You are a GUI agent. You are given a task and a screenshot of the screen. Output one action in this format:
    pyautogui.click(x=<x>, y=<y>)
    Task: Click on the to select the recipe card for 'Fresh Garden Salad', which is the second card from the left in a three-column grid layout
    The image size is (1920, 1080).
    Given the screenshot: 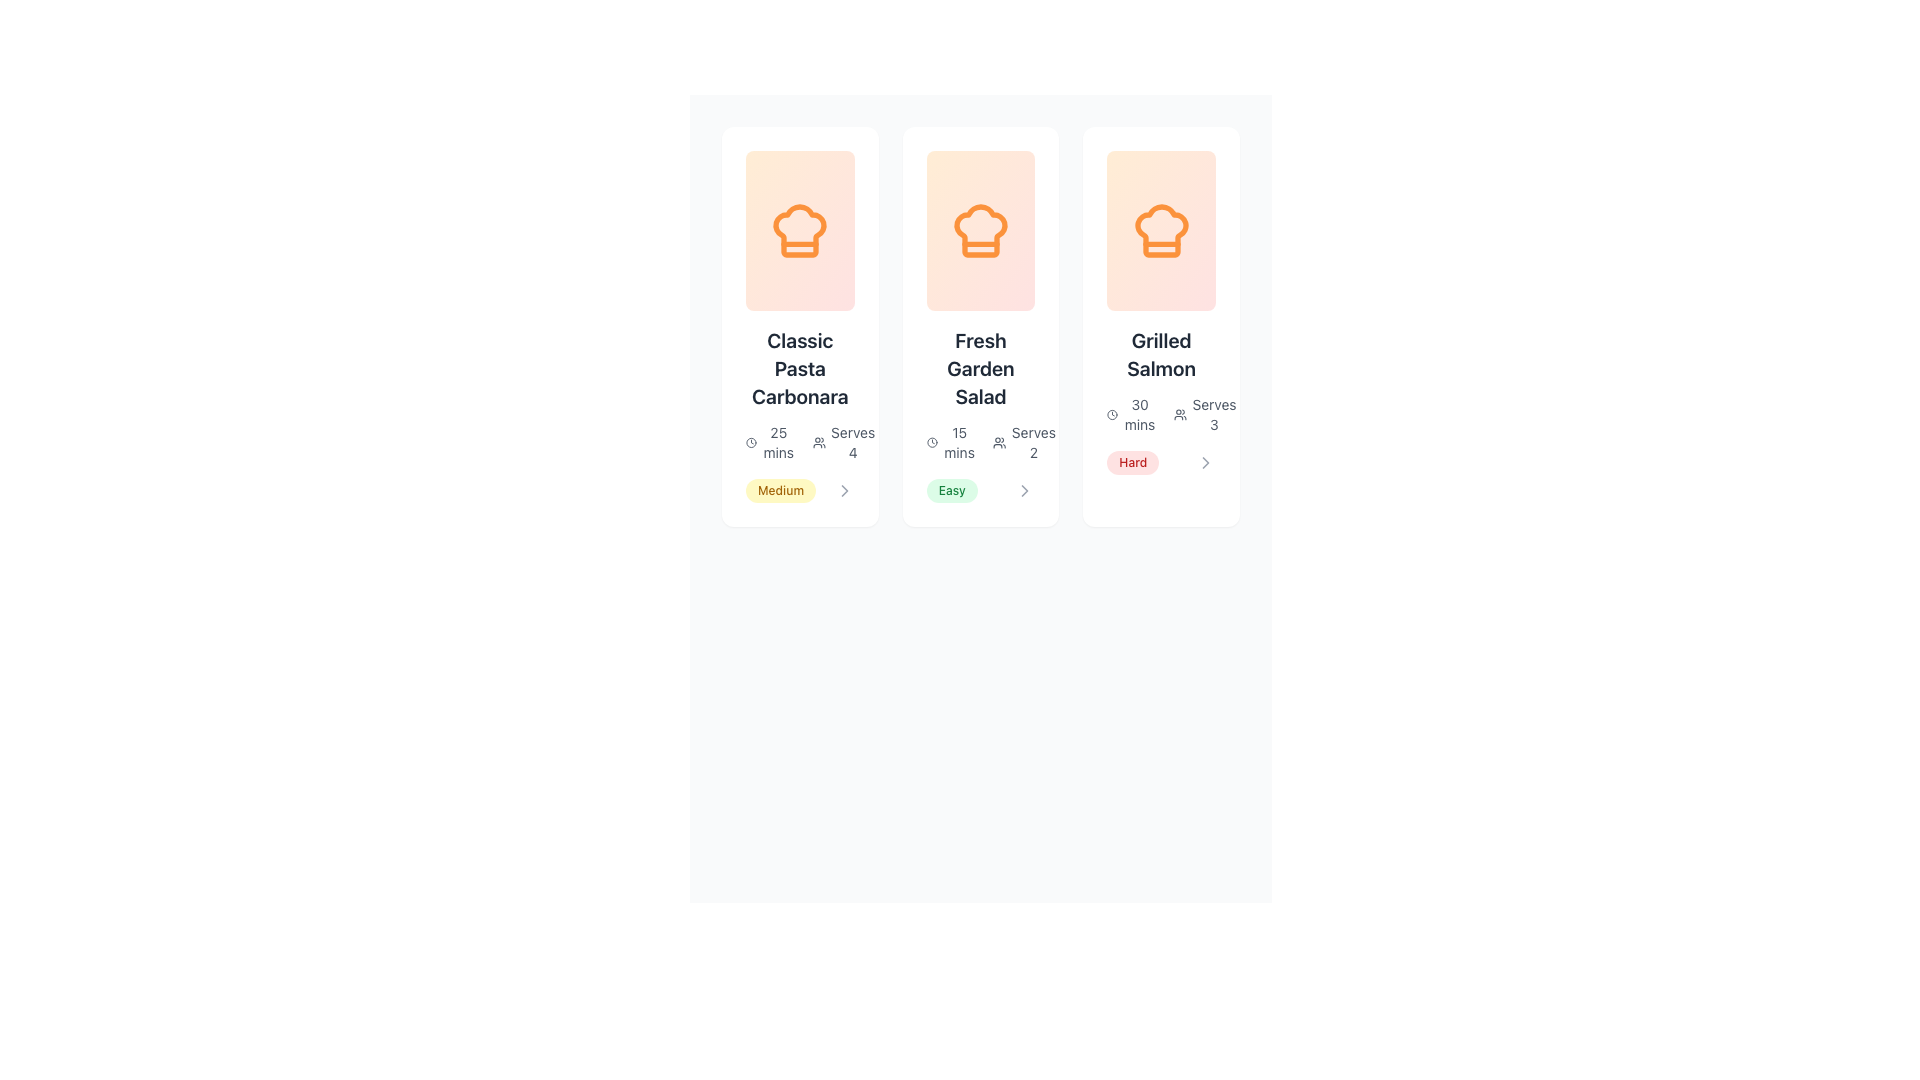 What is the action you would take?
    pyautogui.click(x=980, y=326)
    